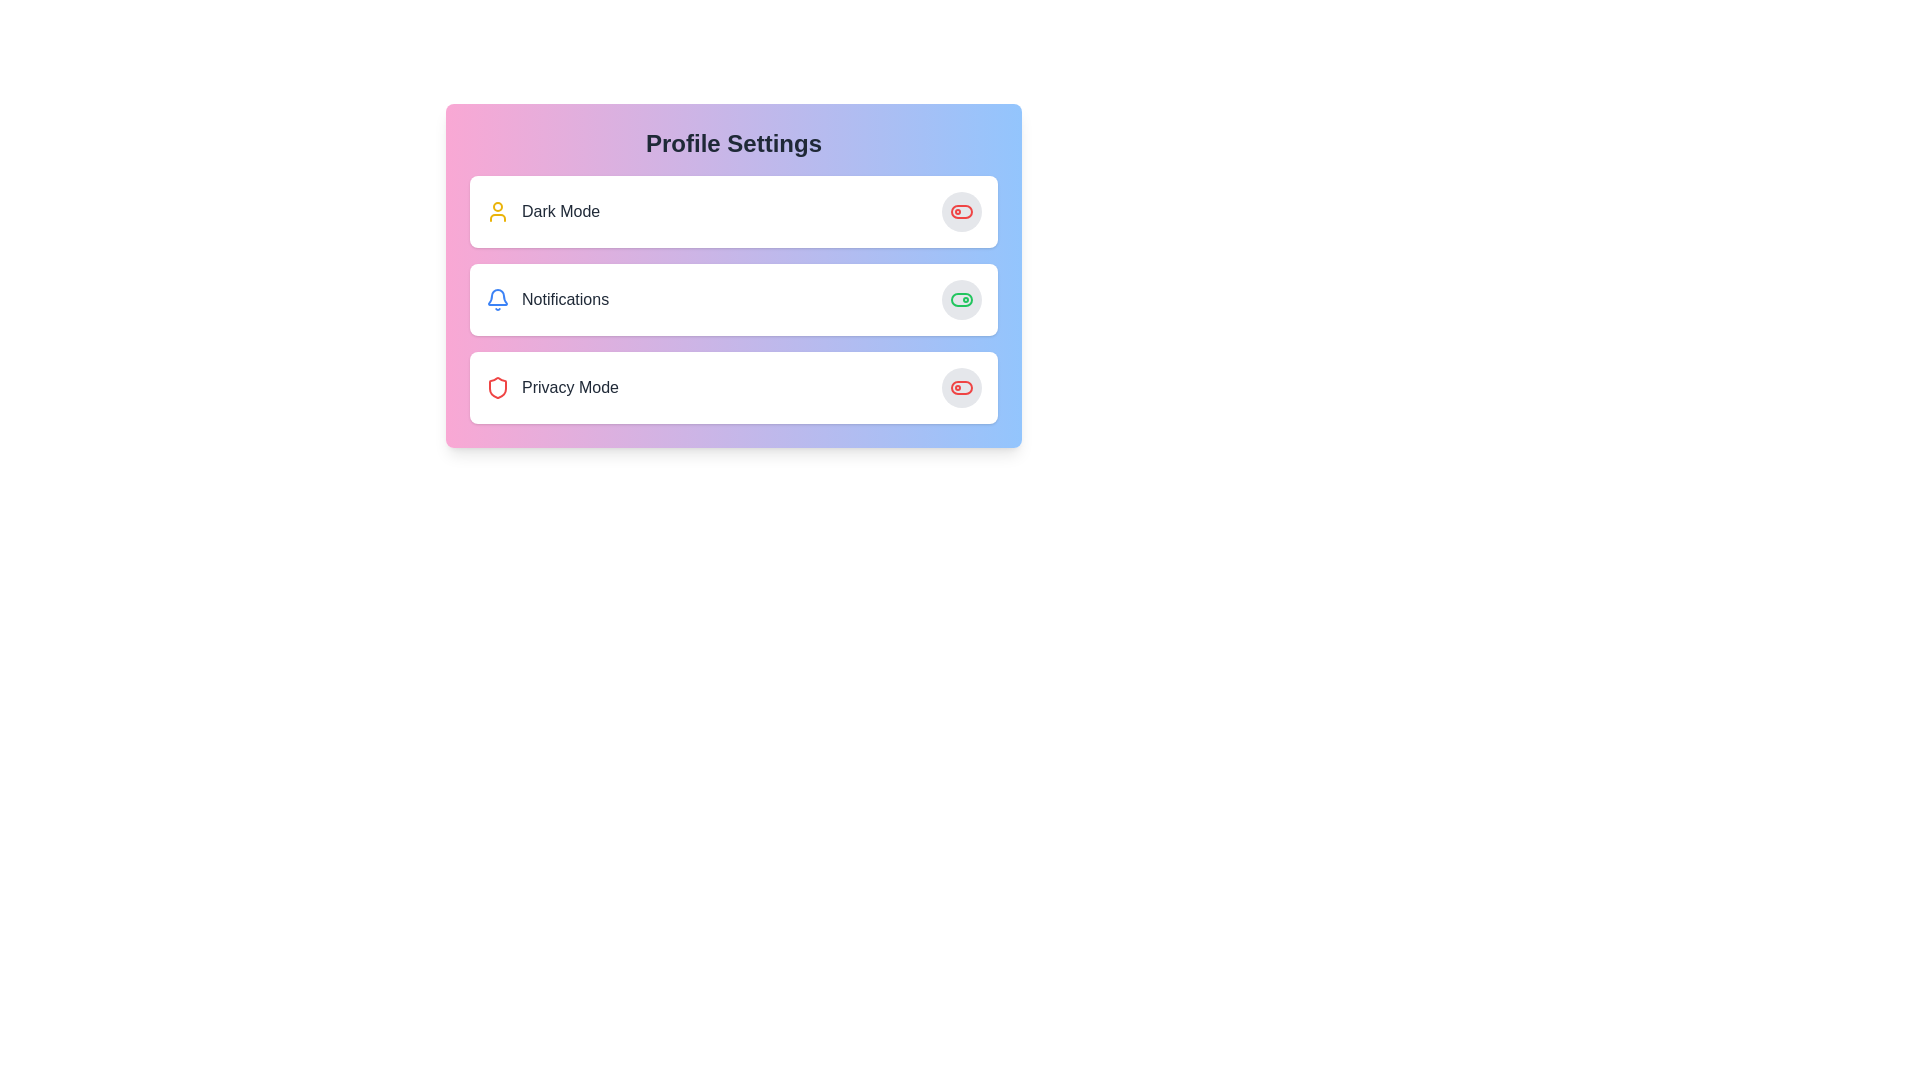  I want to click on the visual state of the notification icon located to the left of the 'notifications' text label in the settings panel, so click(498, 300).